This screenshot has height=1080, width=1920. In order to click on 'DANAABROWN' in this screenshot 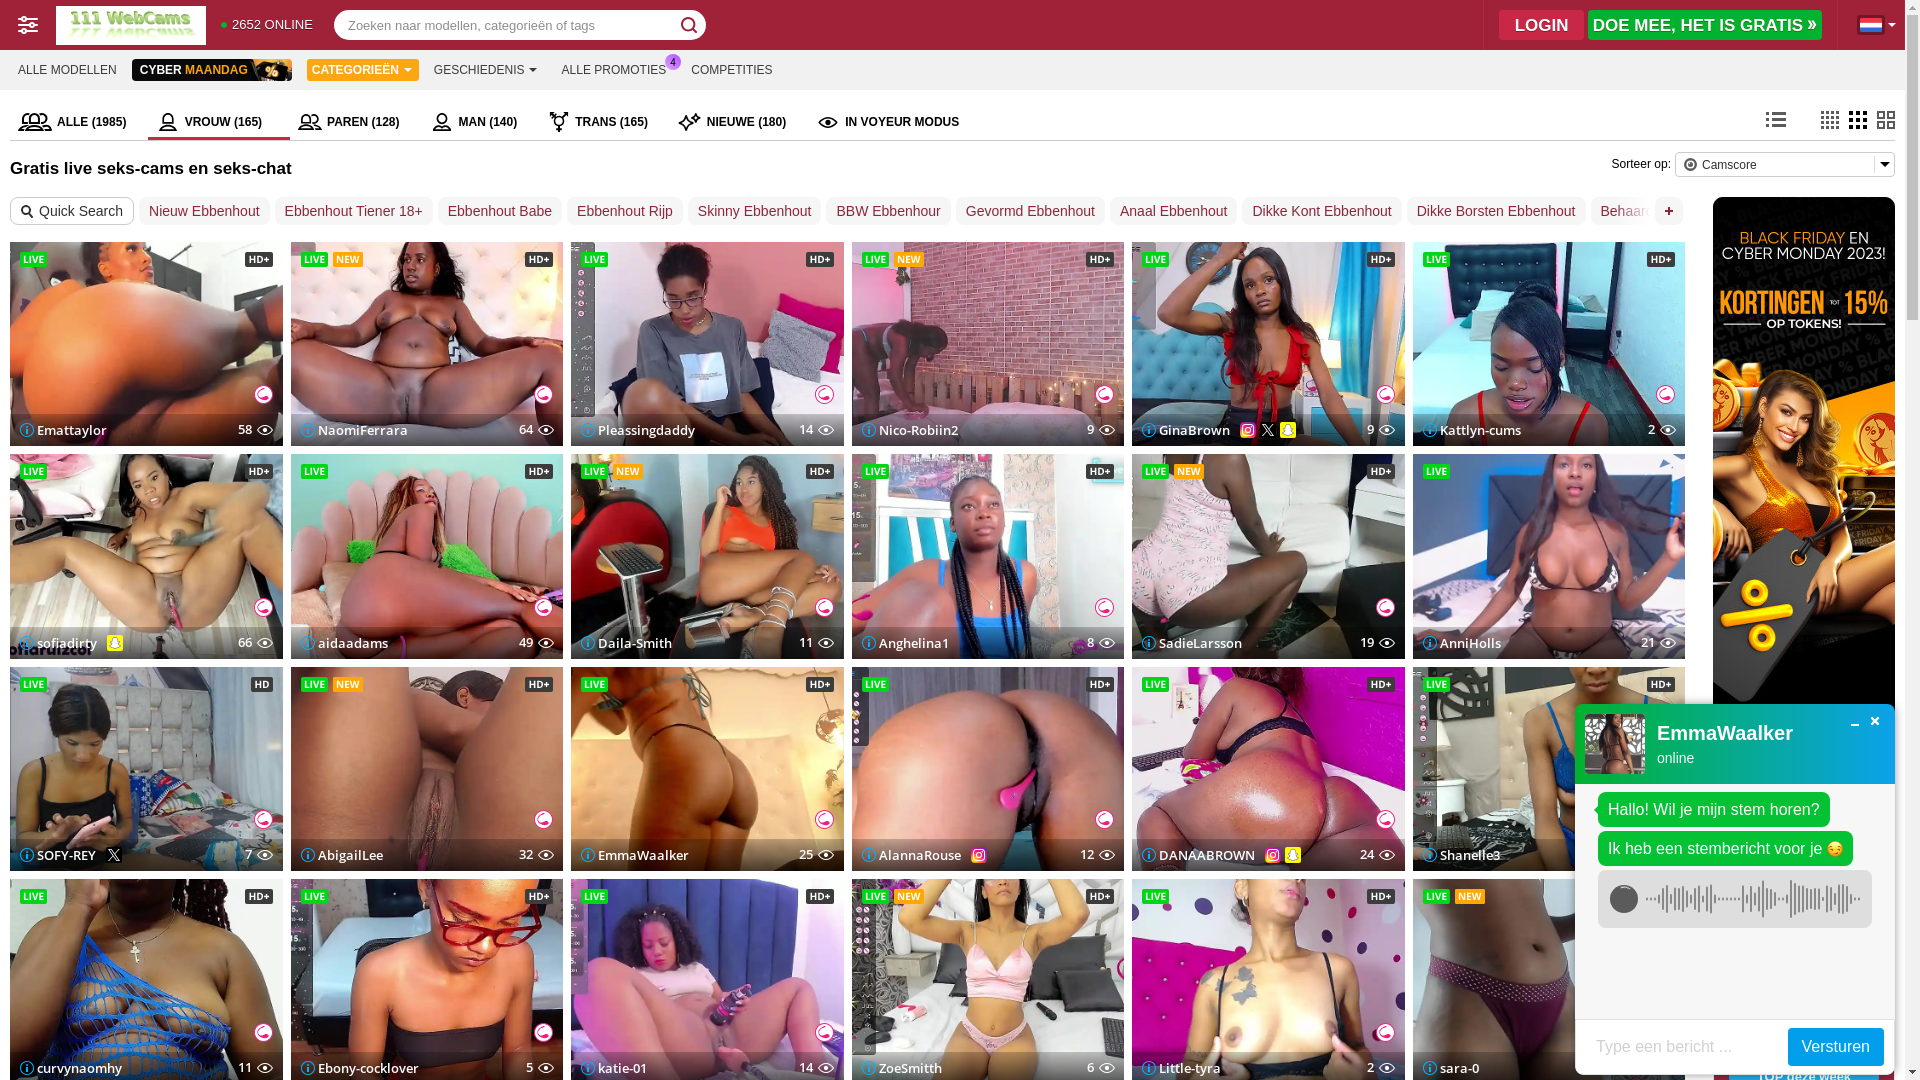, I will do `click(1142, 855)`.